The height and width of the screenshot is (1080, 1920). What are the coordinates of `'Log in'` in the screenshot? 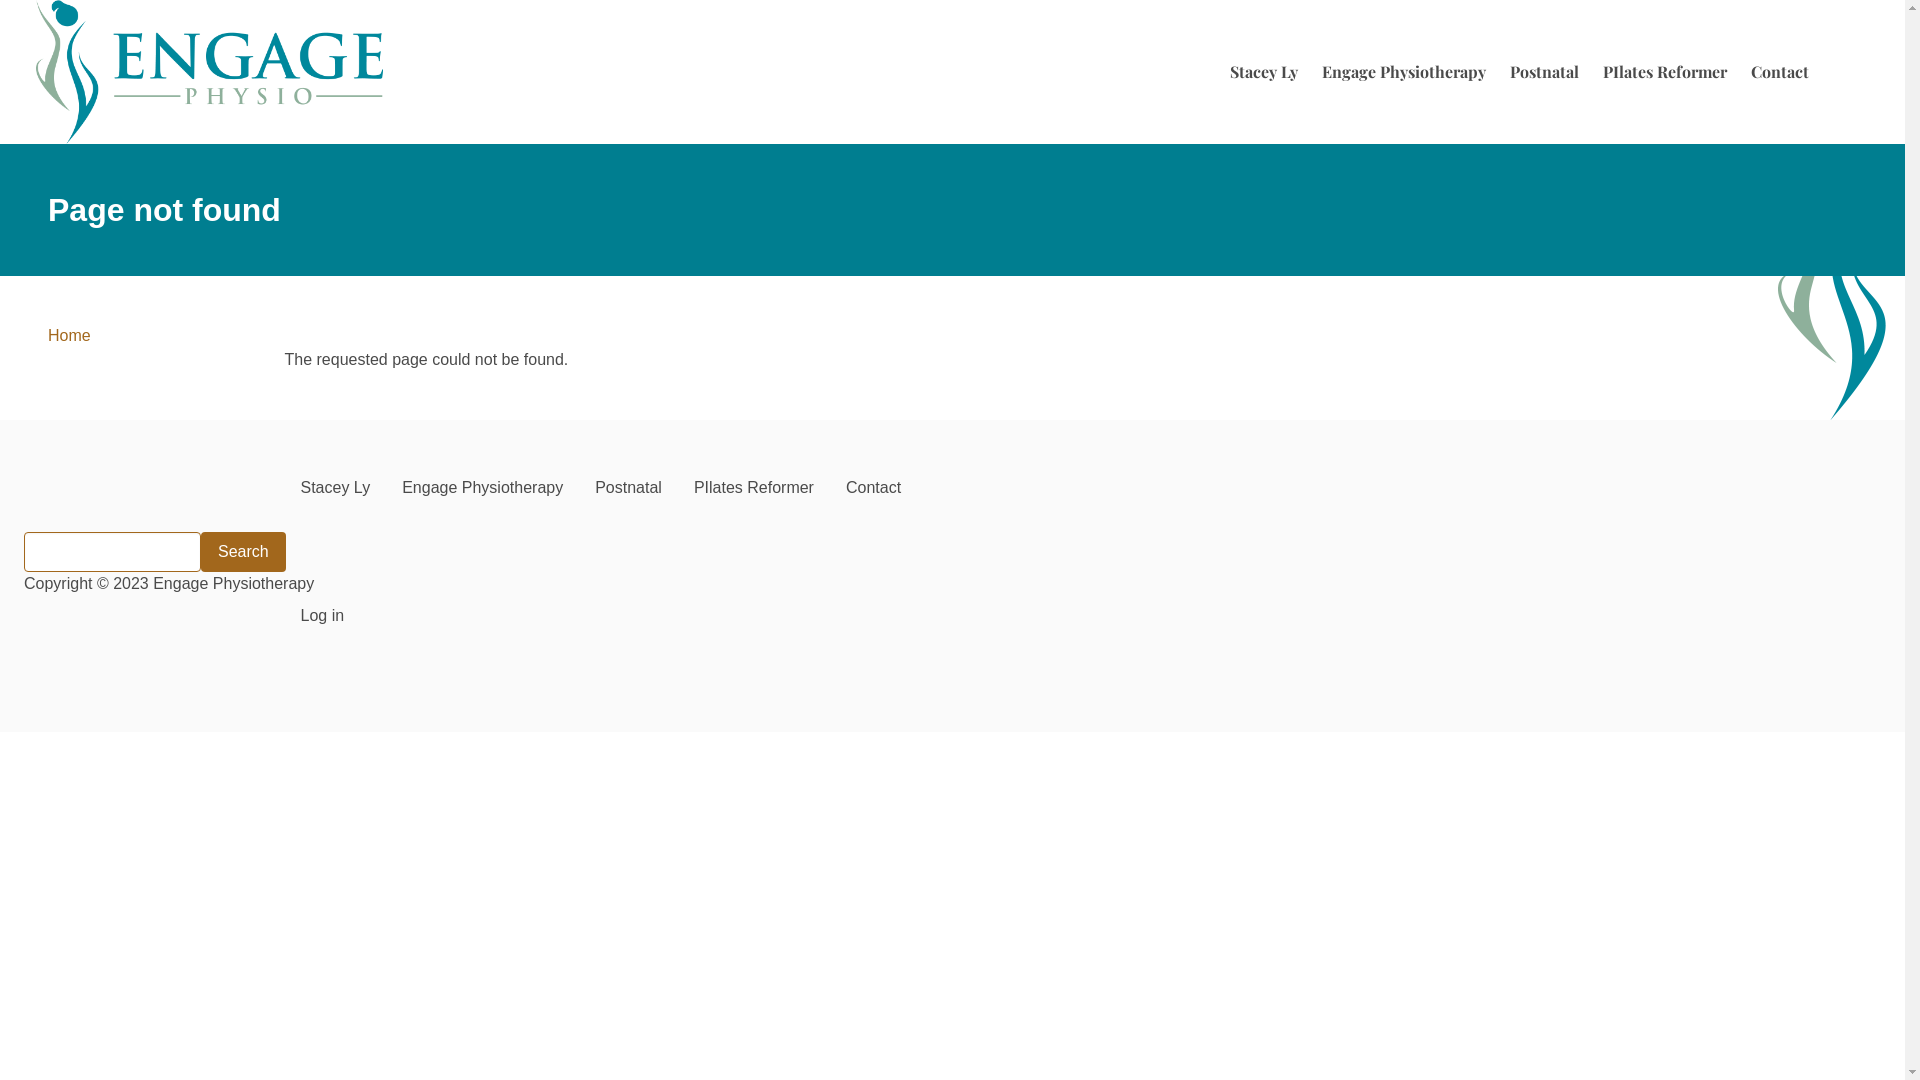 It's located at (321, 615).